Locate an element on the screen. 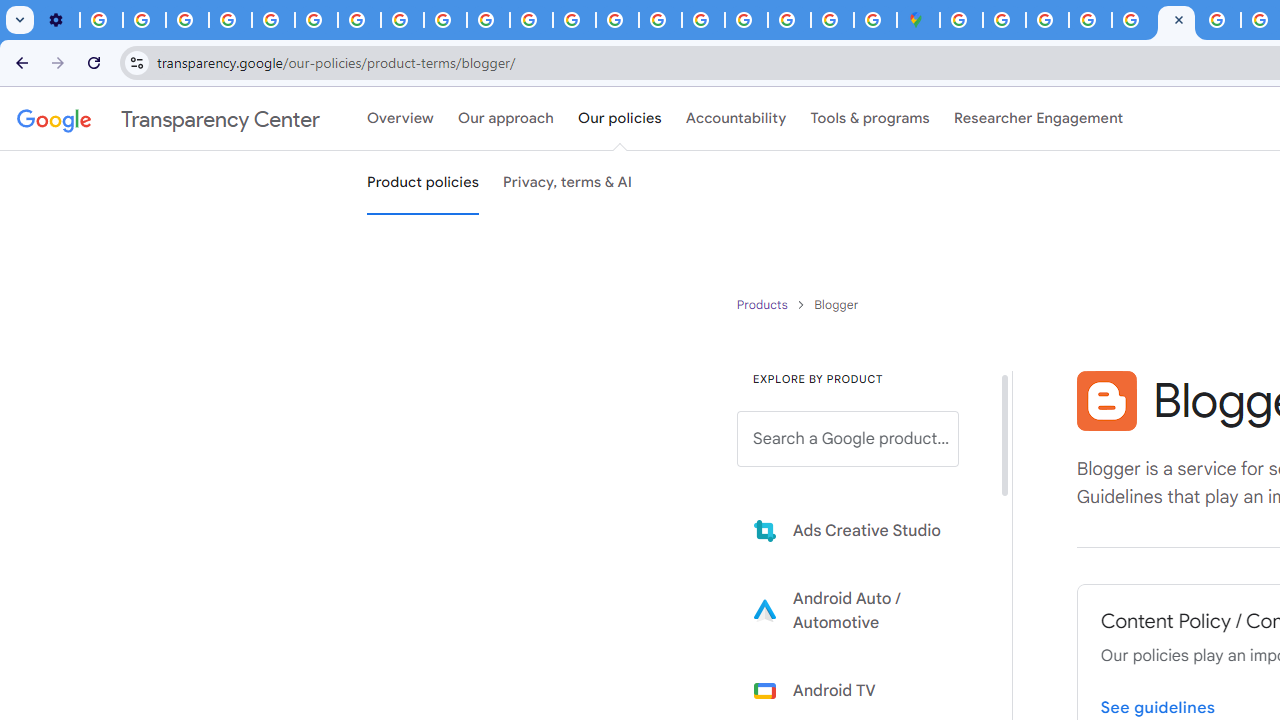 The height and width of the screenshot is (720, 1280). 'Privacy Checkup' is located at coordinates (444, 20).